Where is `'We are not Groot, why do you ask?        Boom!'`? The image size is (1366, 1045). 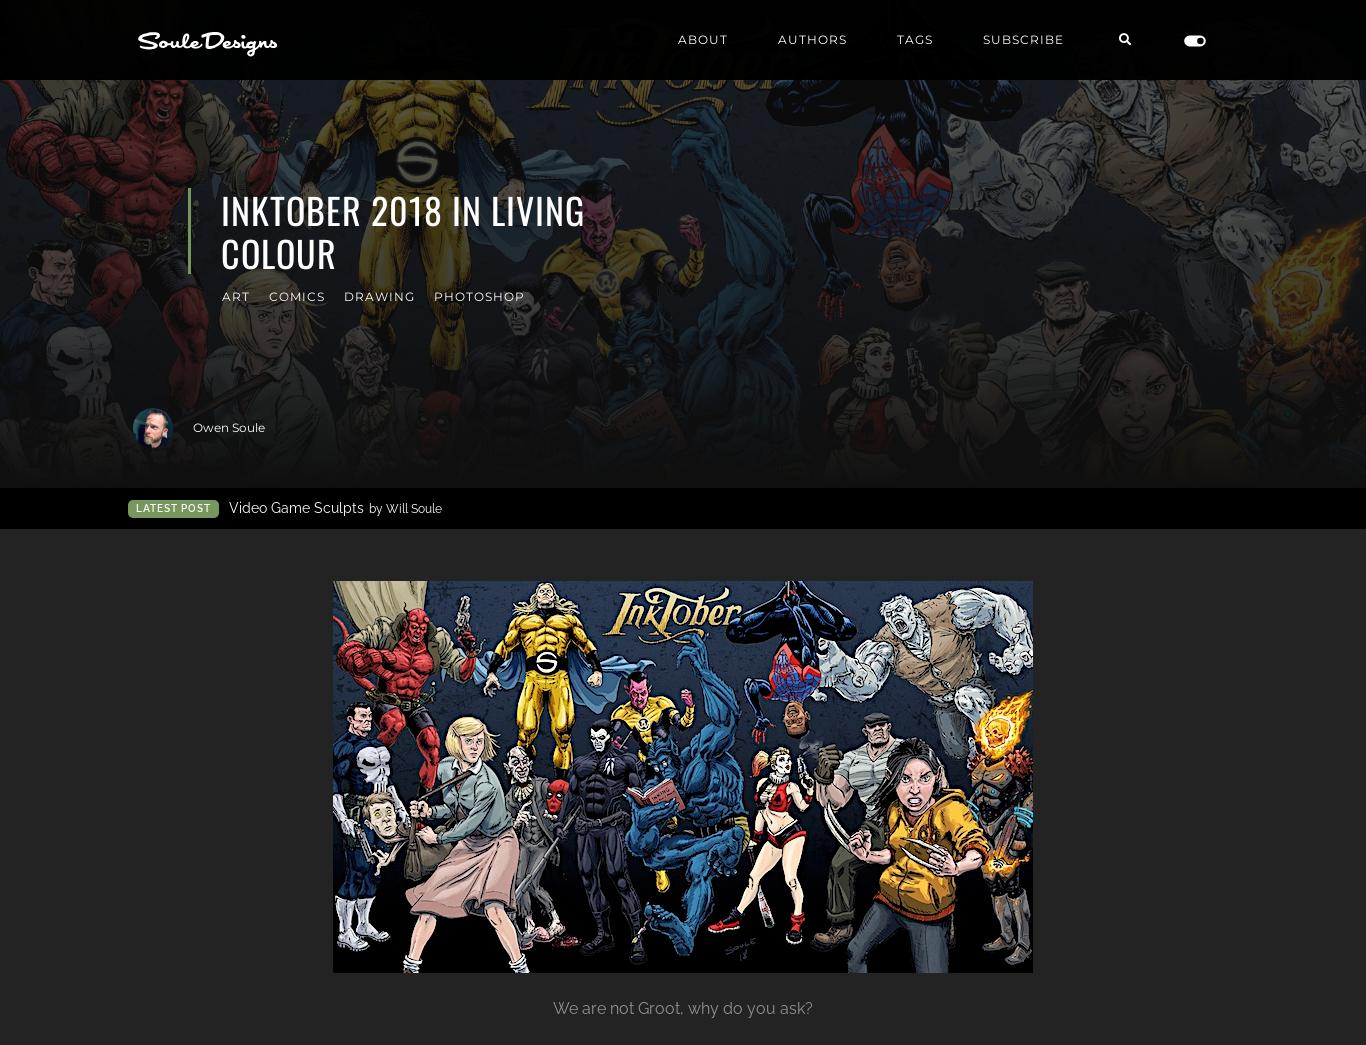 'We are not Groot, why do you ask?        Boom!' is located at coordinates (838, 199).